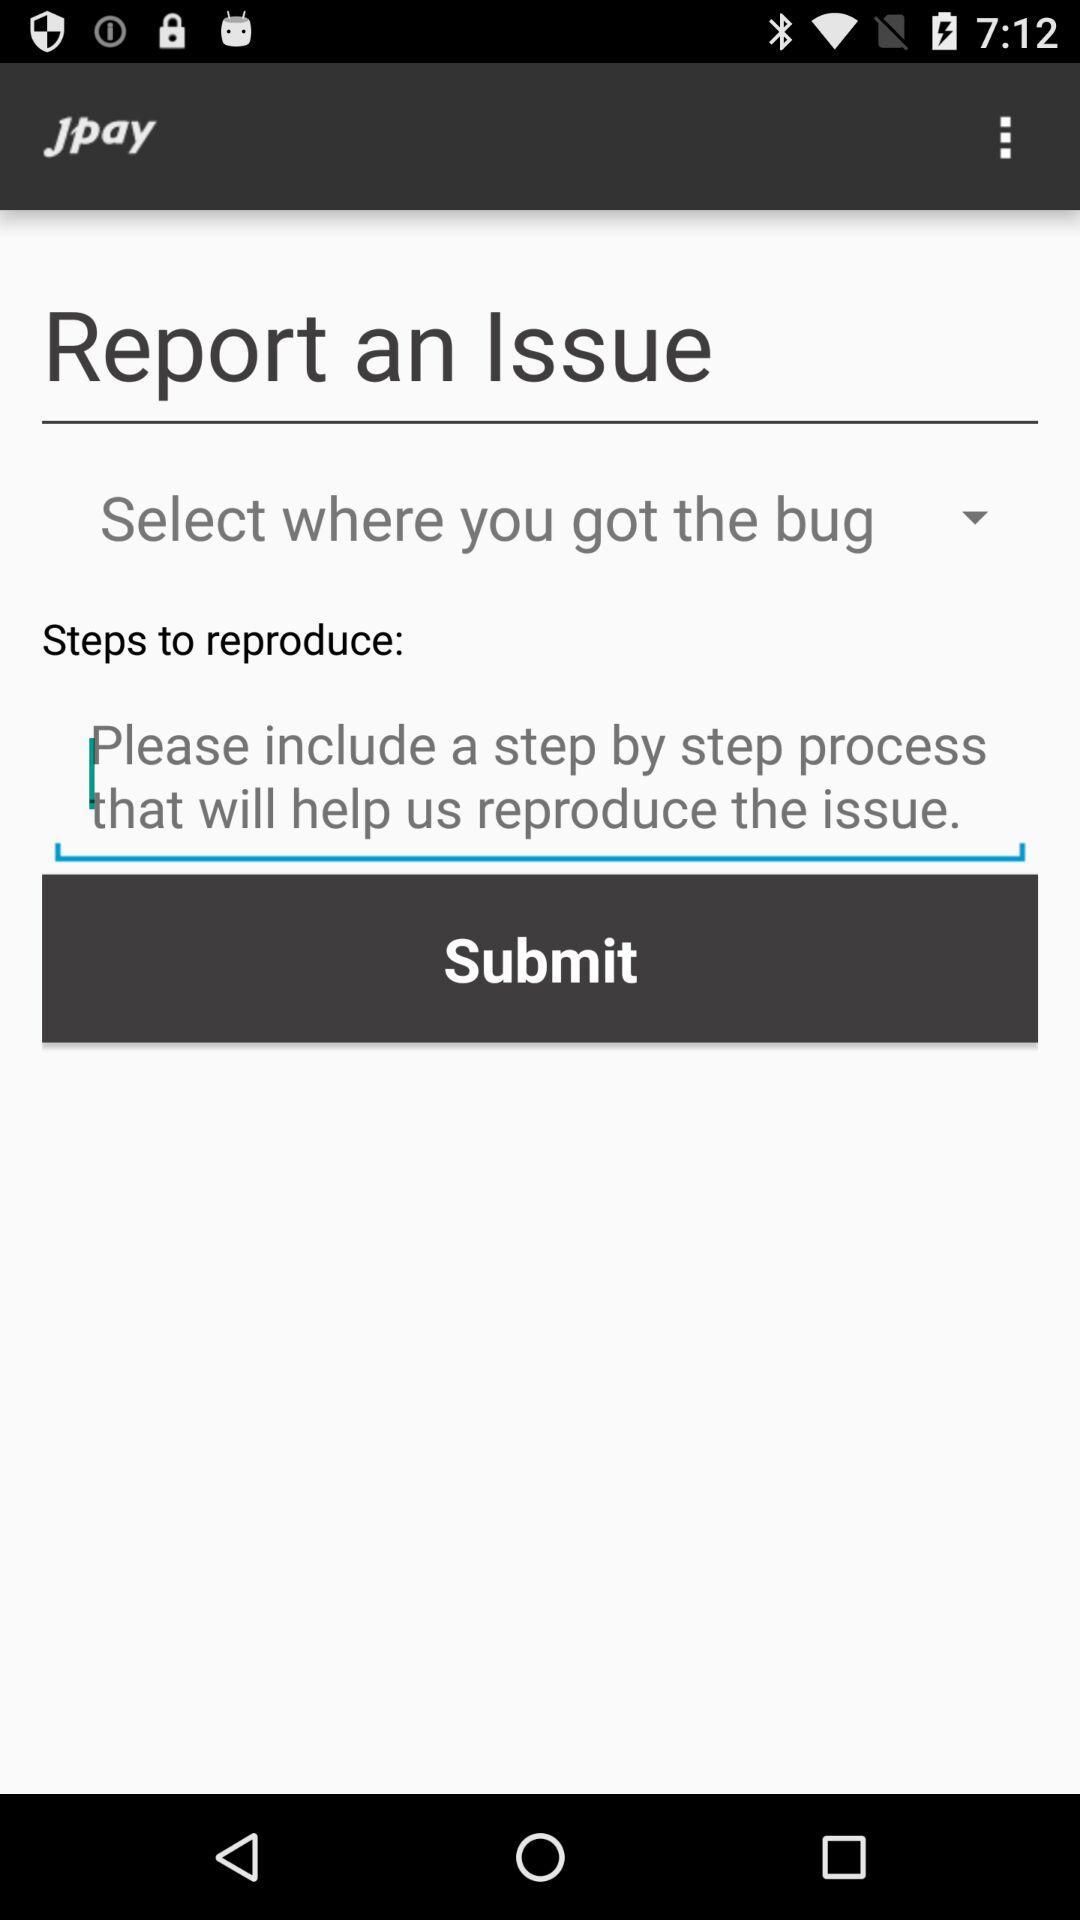 The height and width of the screenshot is (1920, 1080). What do you see at coordinates (1006, 135) in the screenshot?
I see `option botton` at bounding box center [1006, 135].